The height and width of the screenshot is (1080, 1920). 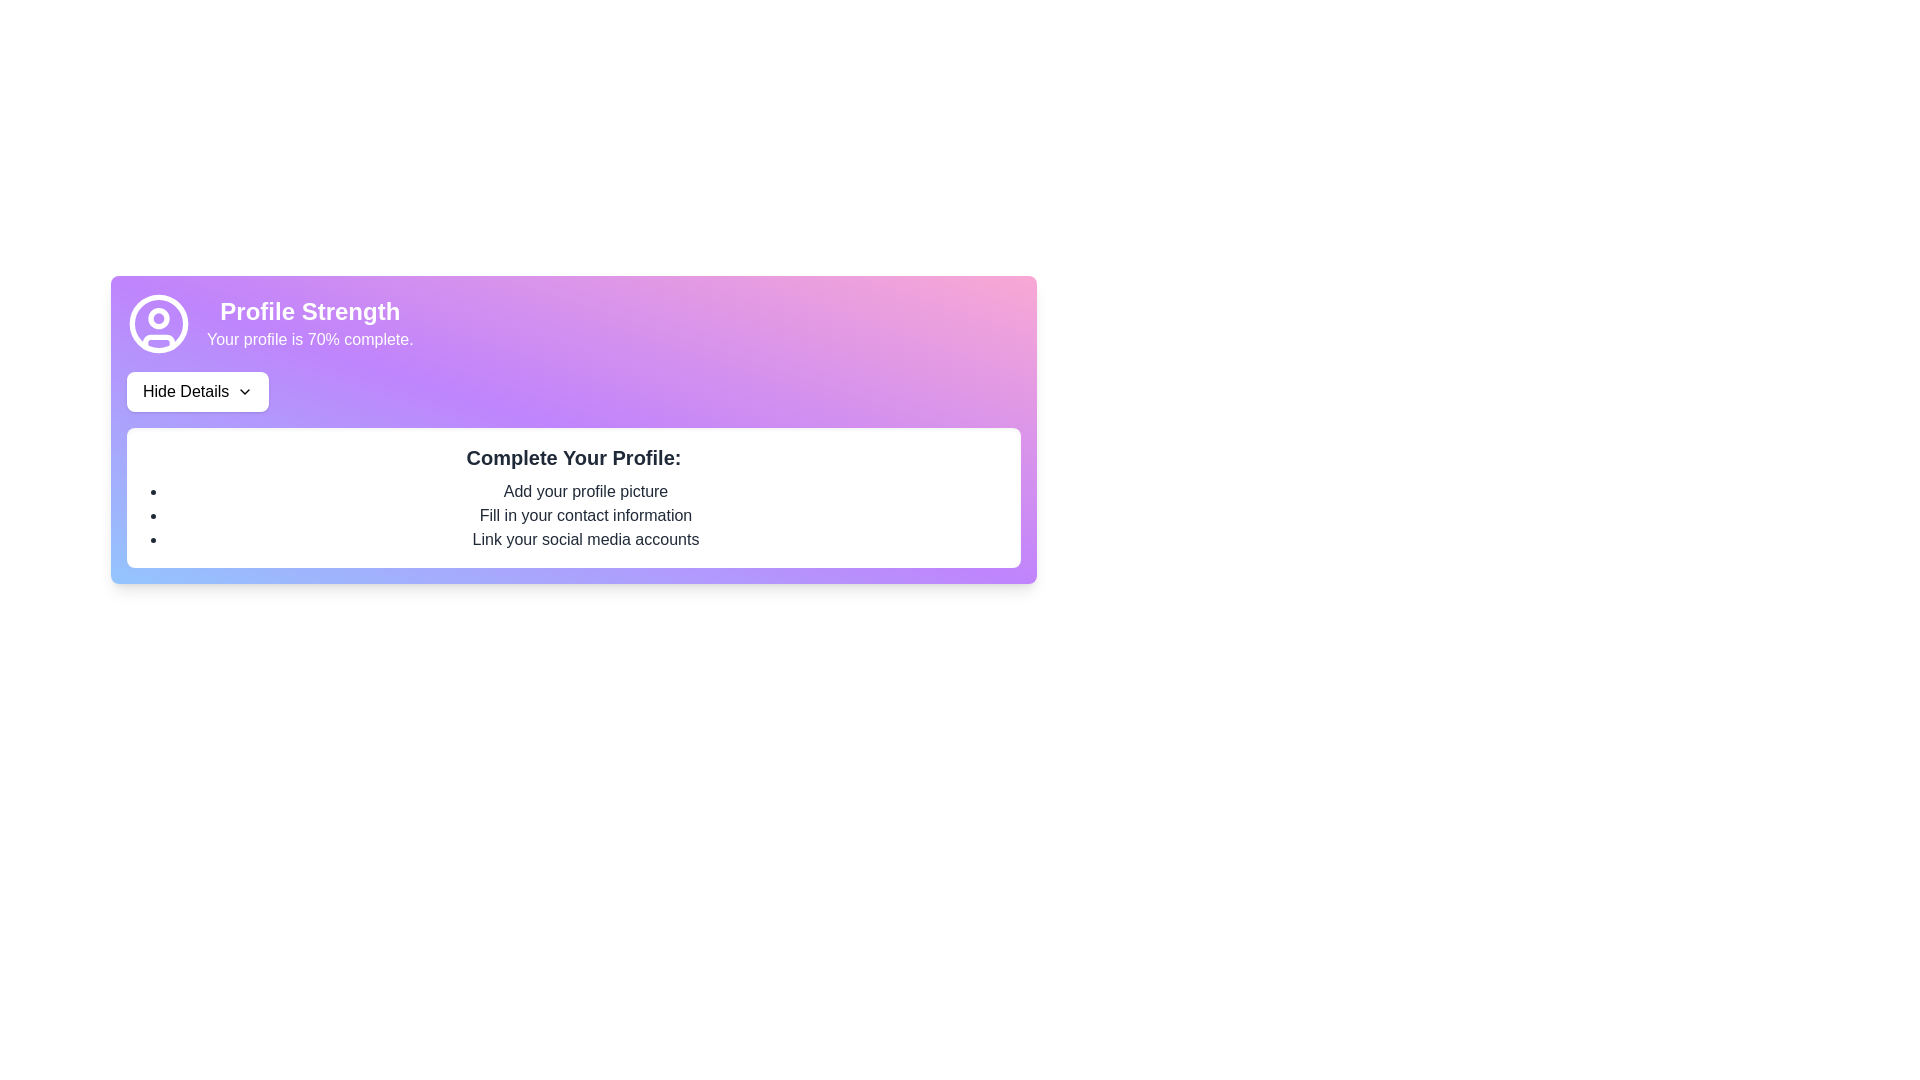 I want to click on the 'Hide Details' button located below the 'Profile Strength' and user icon in the card component, so click(x=573, y=428).